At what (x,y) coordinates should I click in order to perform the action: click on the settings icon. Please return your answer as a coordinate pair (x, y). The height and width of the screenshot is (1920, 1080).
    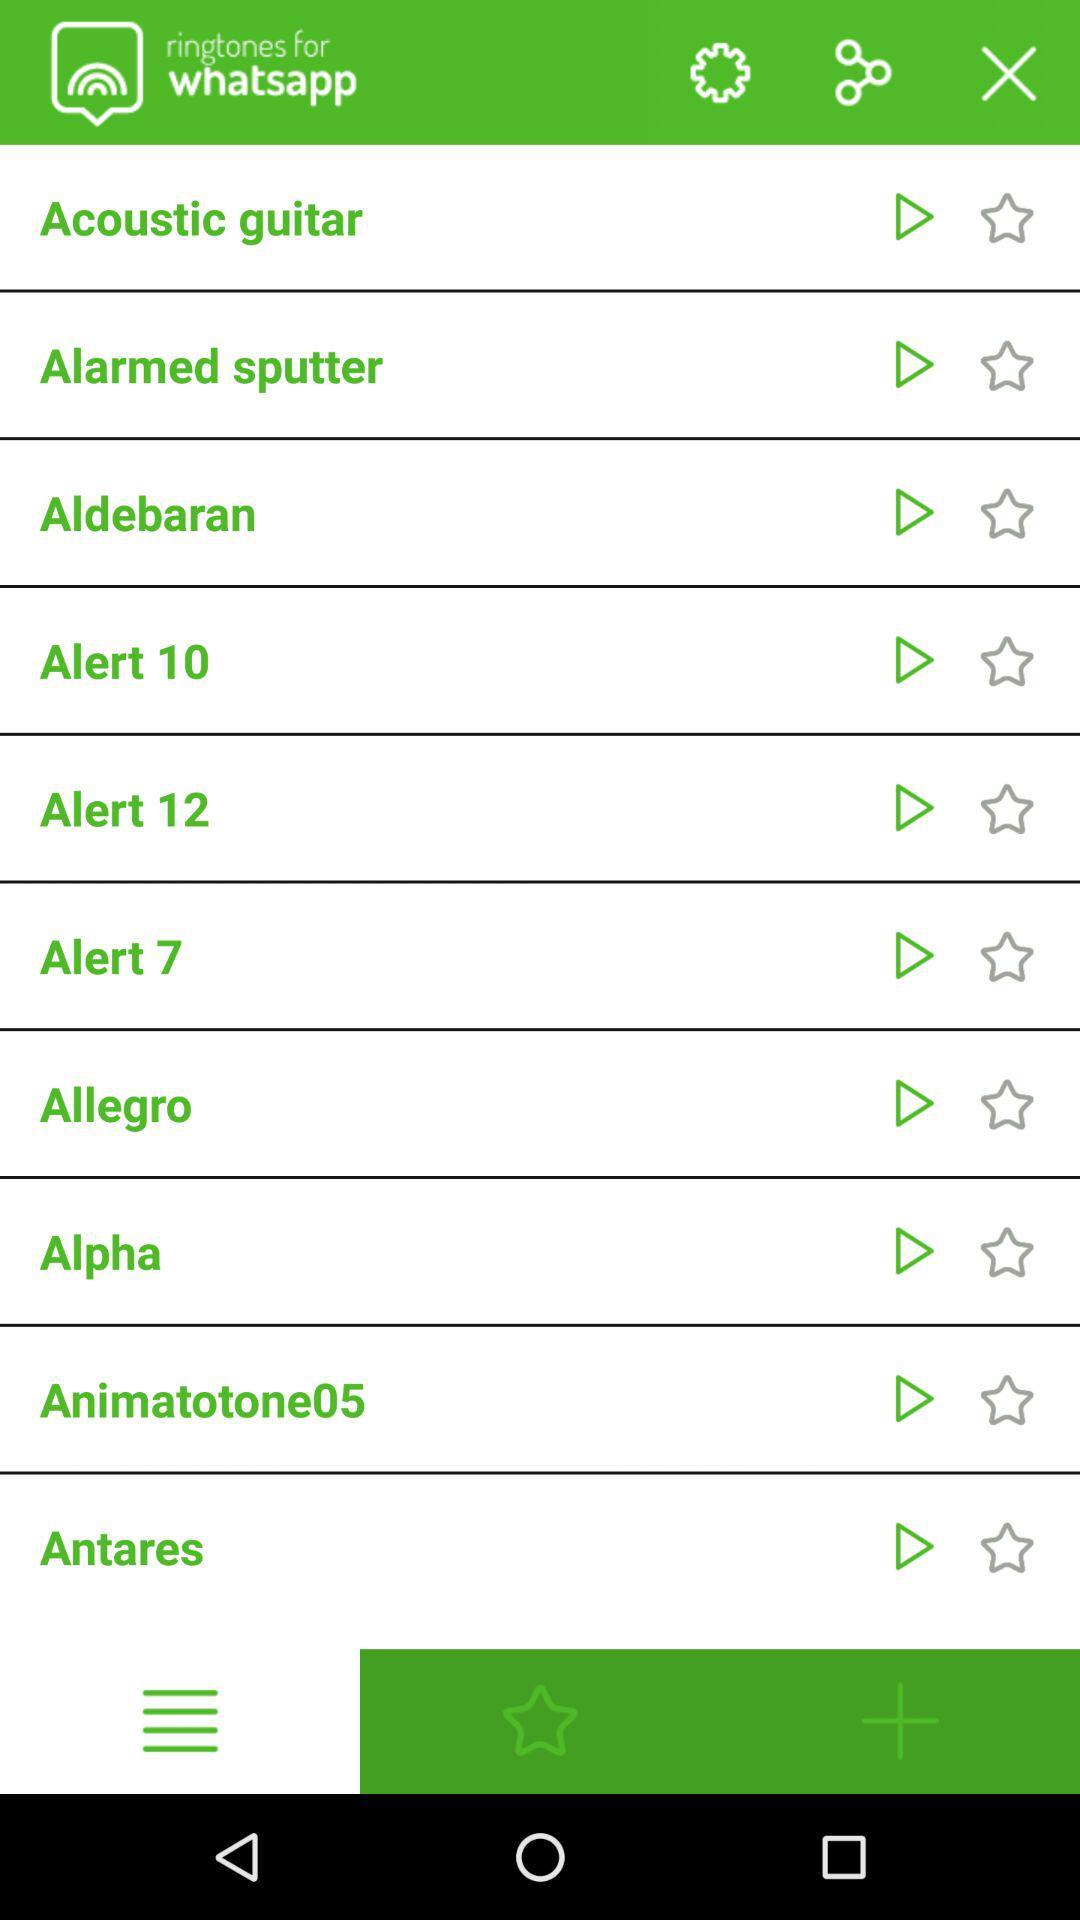
    Looking at the image, I should click on (717, 77).